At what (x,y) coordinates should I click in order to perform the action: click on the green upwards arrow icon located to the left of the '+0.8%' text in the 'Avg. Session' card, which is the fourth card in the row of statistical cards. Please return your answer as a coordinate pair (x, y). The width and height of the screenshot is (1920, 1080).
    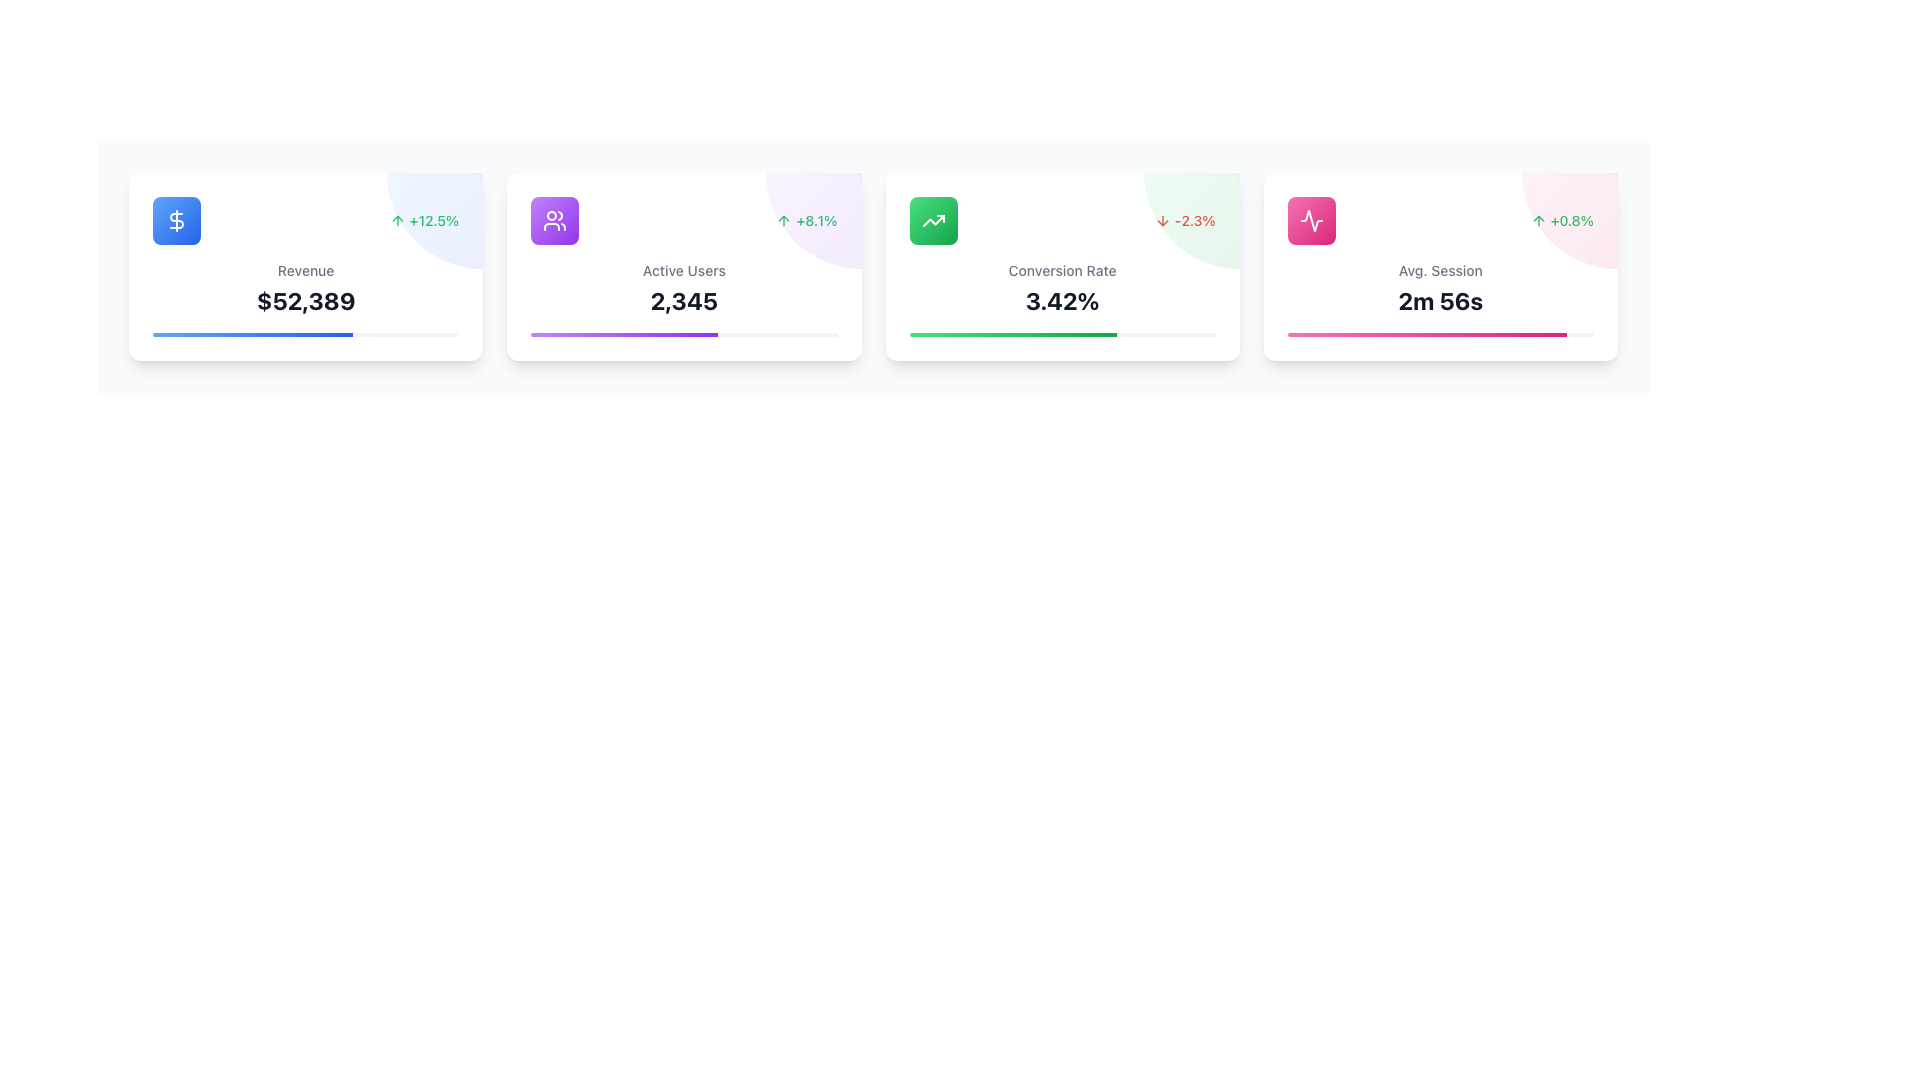
    Looking at the image, I should click on (1537, 220).